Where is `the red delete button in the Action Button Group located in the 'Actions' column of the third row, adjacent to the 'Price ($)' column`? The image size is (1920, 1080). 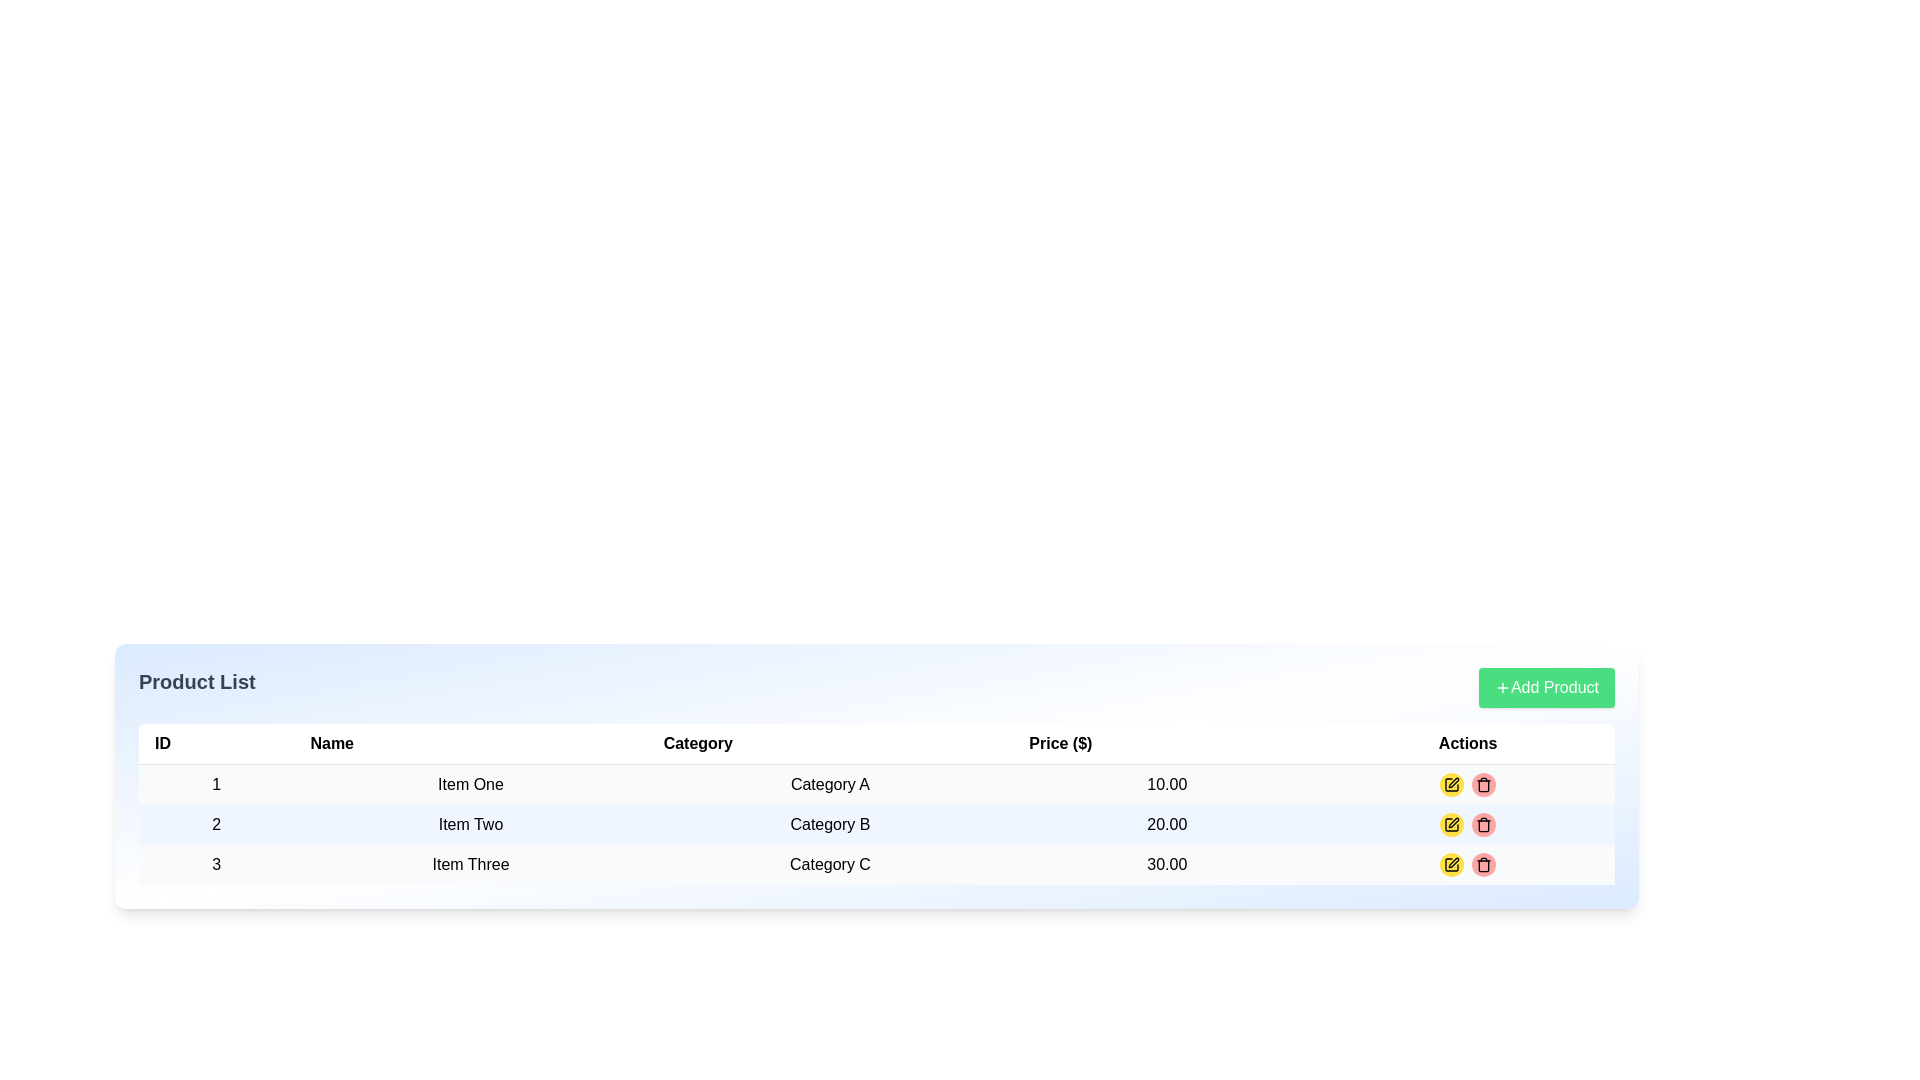
the red delete button in the Action Button Group located in the 'Actions' column of the third row, adjacent to the 'Price ($)' column is located at coordinates (1468, 863).